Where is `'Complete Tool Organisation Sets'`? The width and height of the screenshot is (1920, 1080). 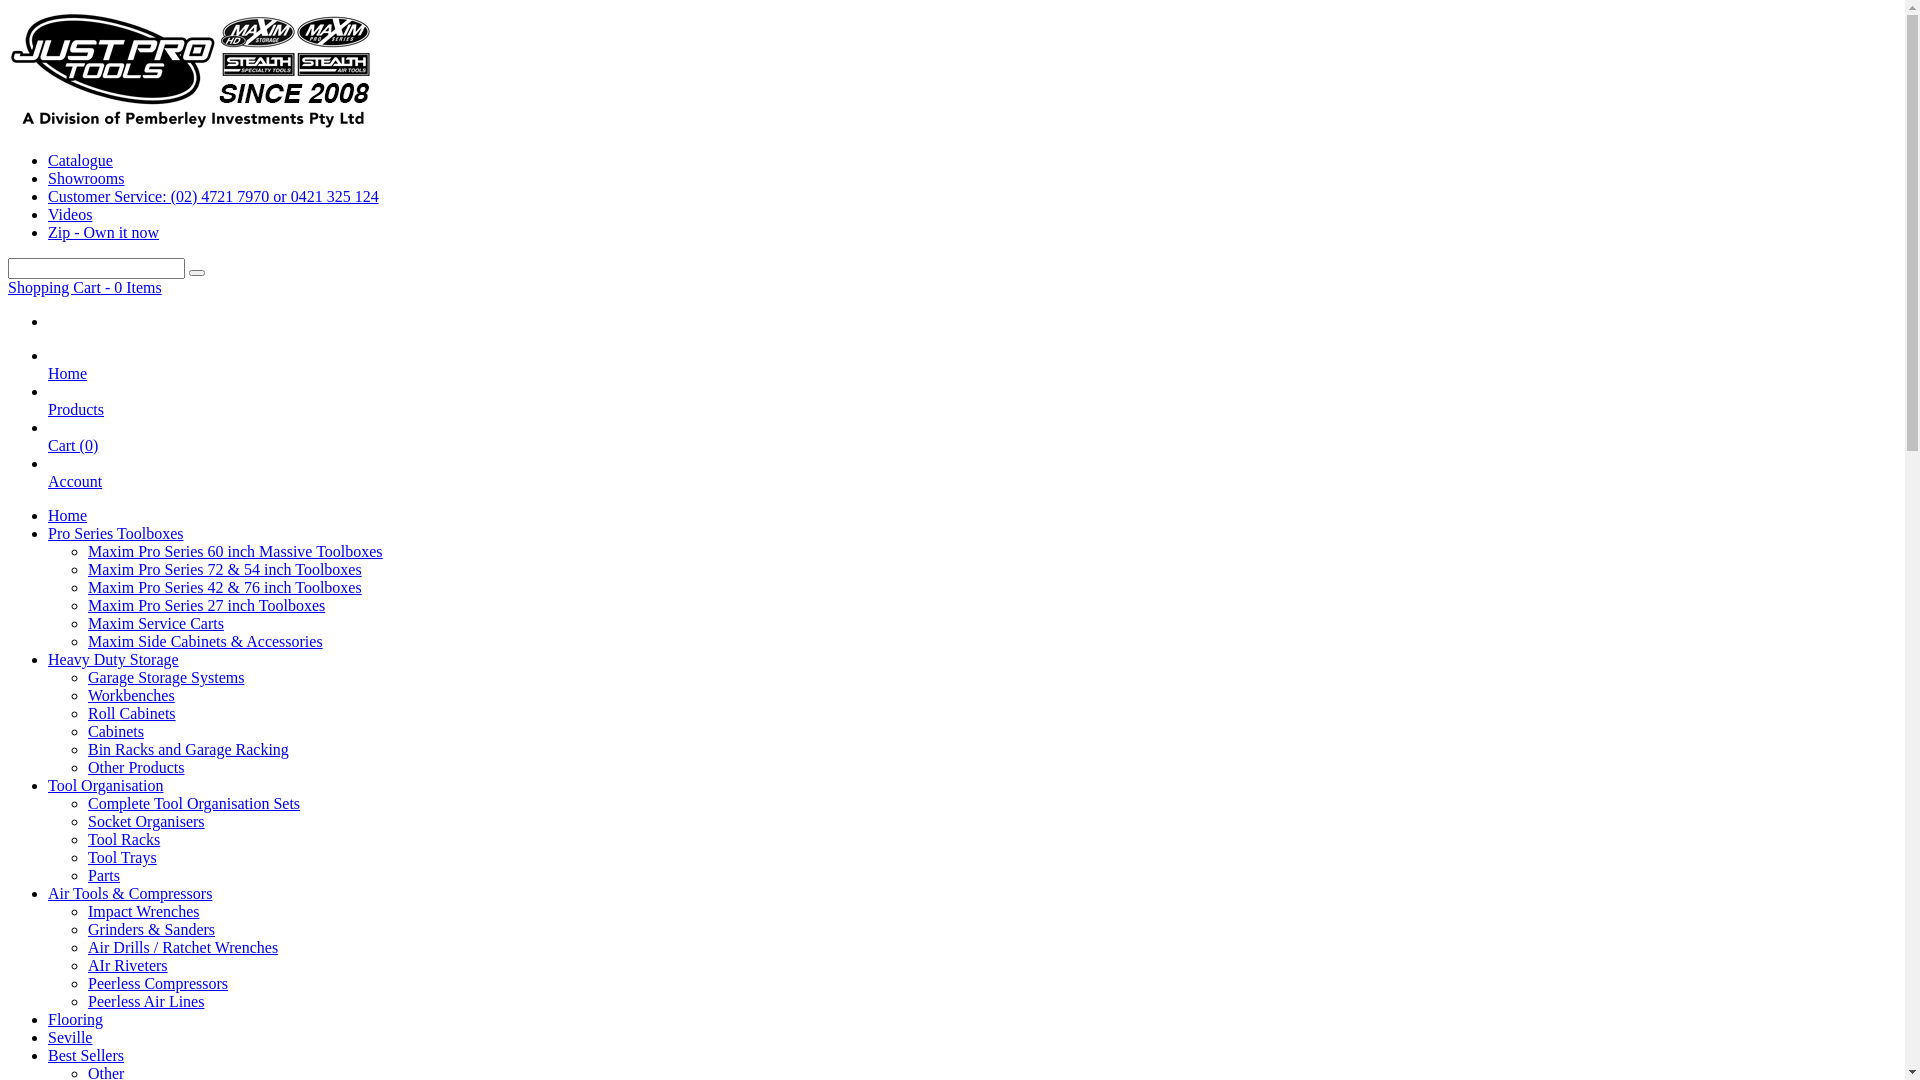 'Complete Tool Organisation Sets' is located at coordinates (86, 802).